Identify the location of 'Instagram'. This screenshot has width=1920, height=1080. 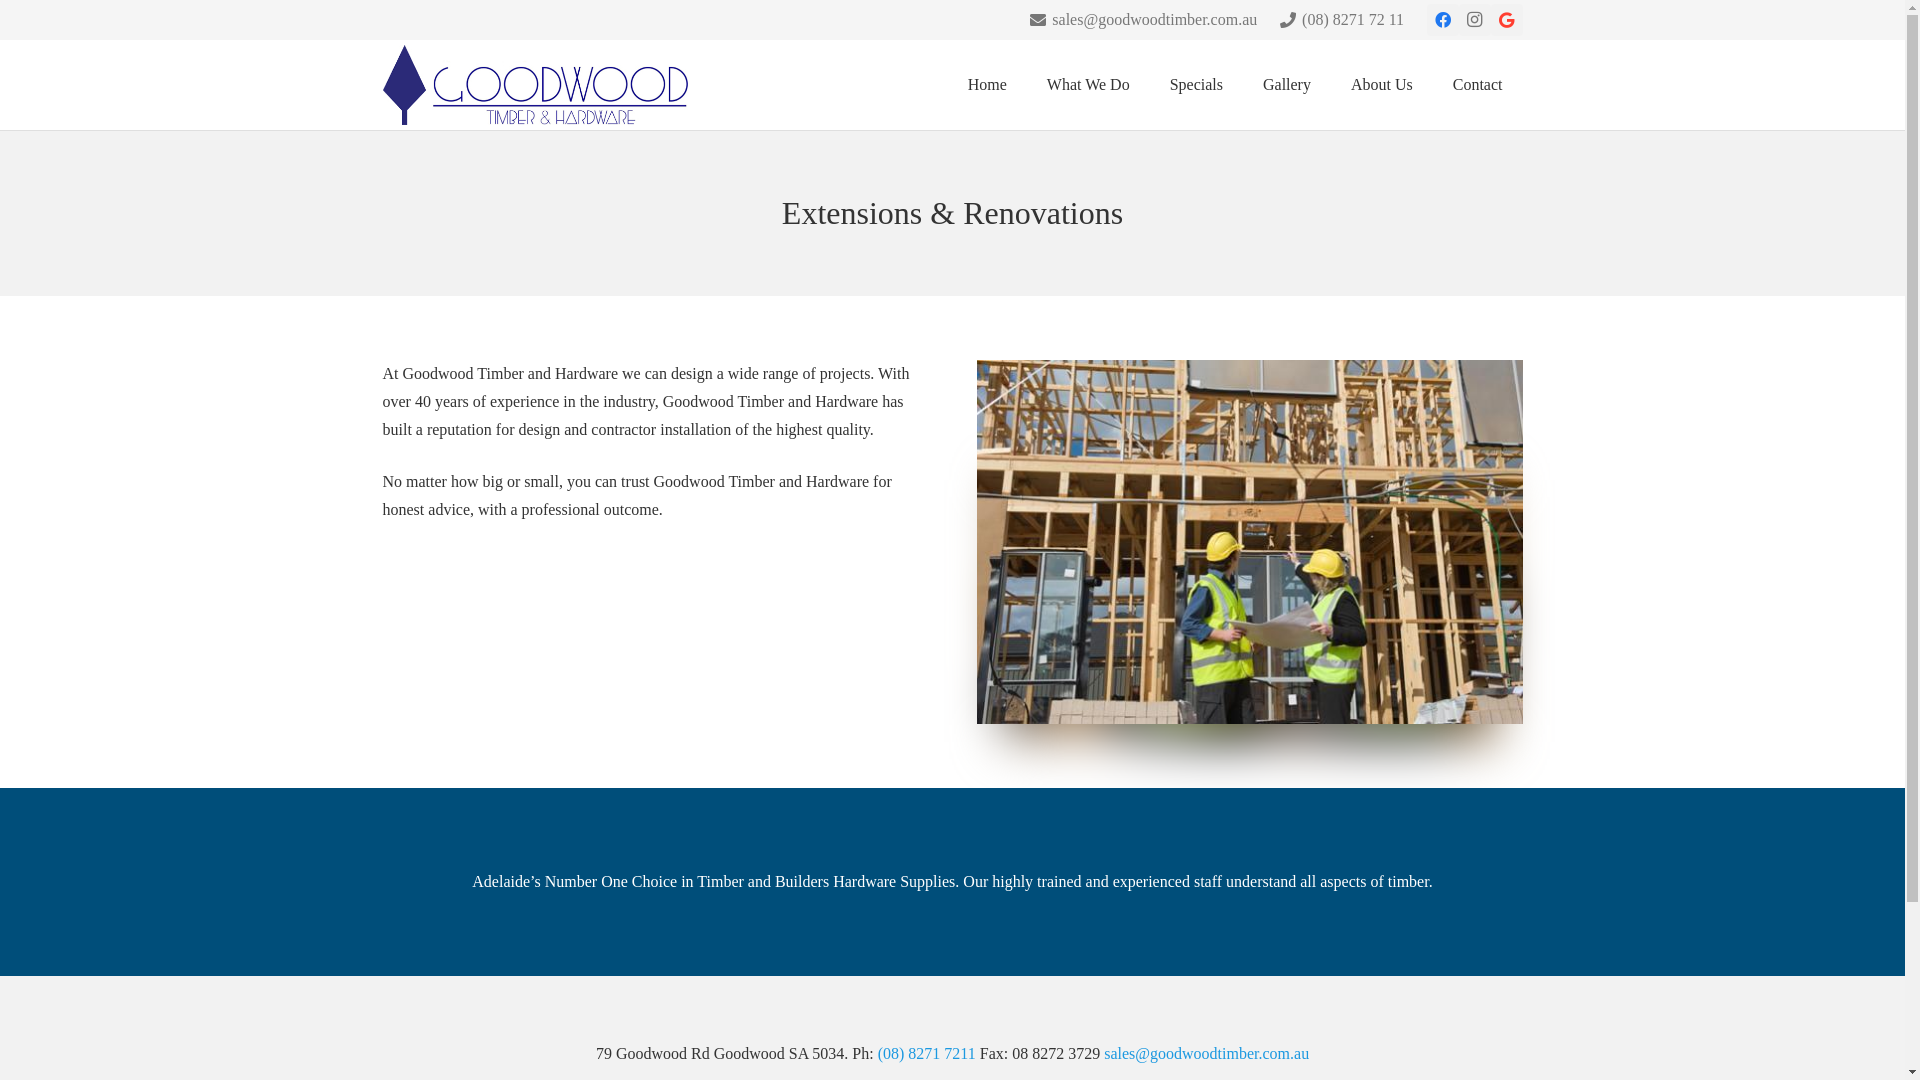
(1473, 19).